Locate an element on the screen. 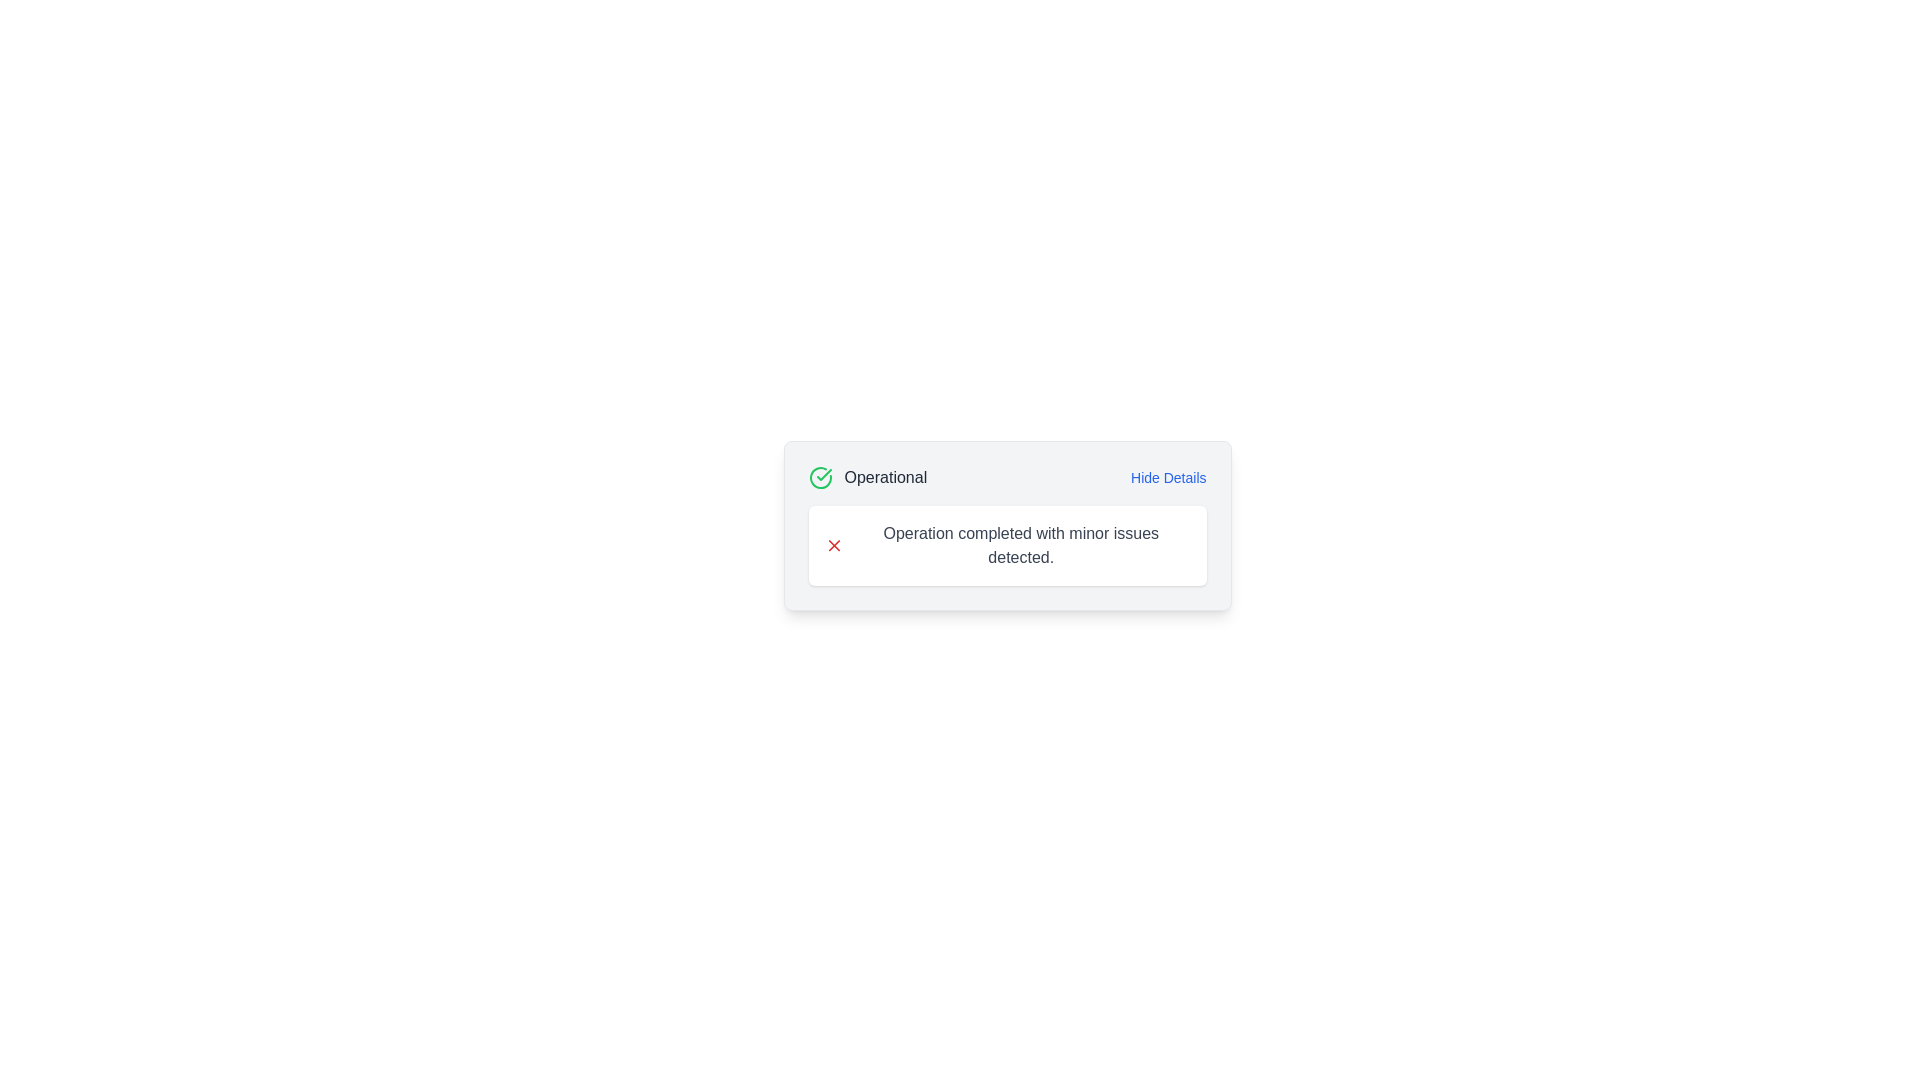  displayed message from the status text located within the notification card below the header 'Operational', which is right-aligned with a red 'X' icon to its left is located at coordinates (1021, 546).